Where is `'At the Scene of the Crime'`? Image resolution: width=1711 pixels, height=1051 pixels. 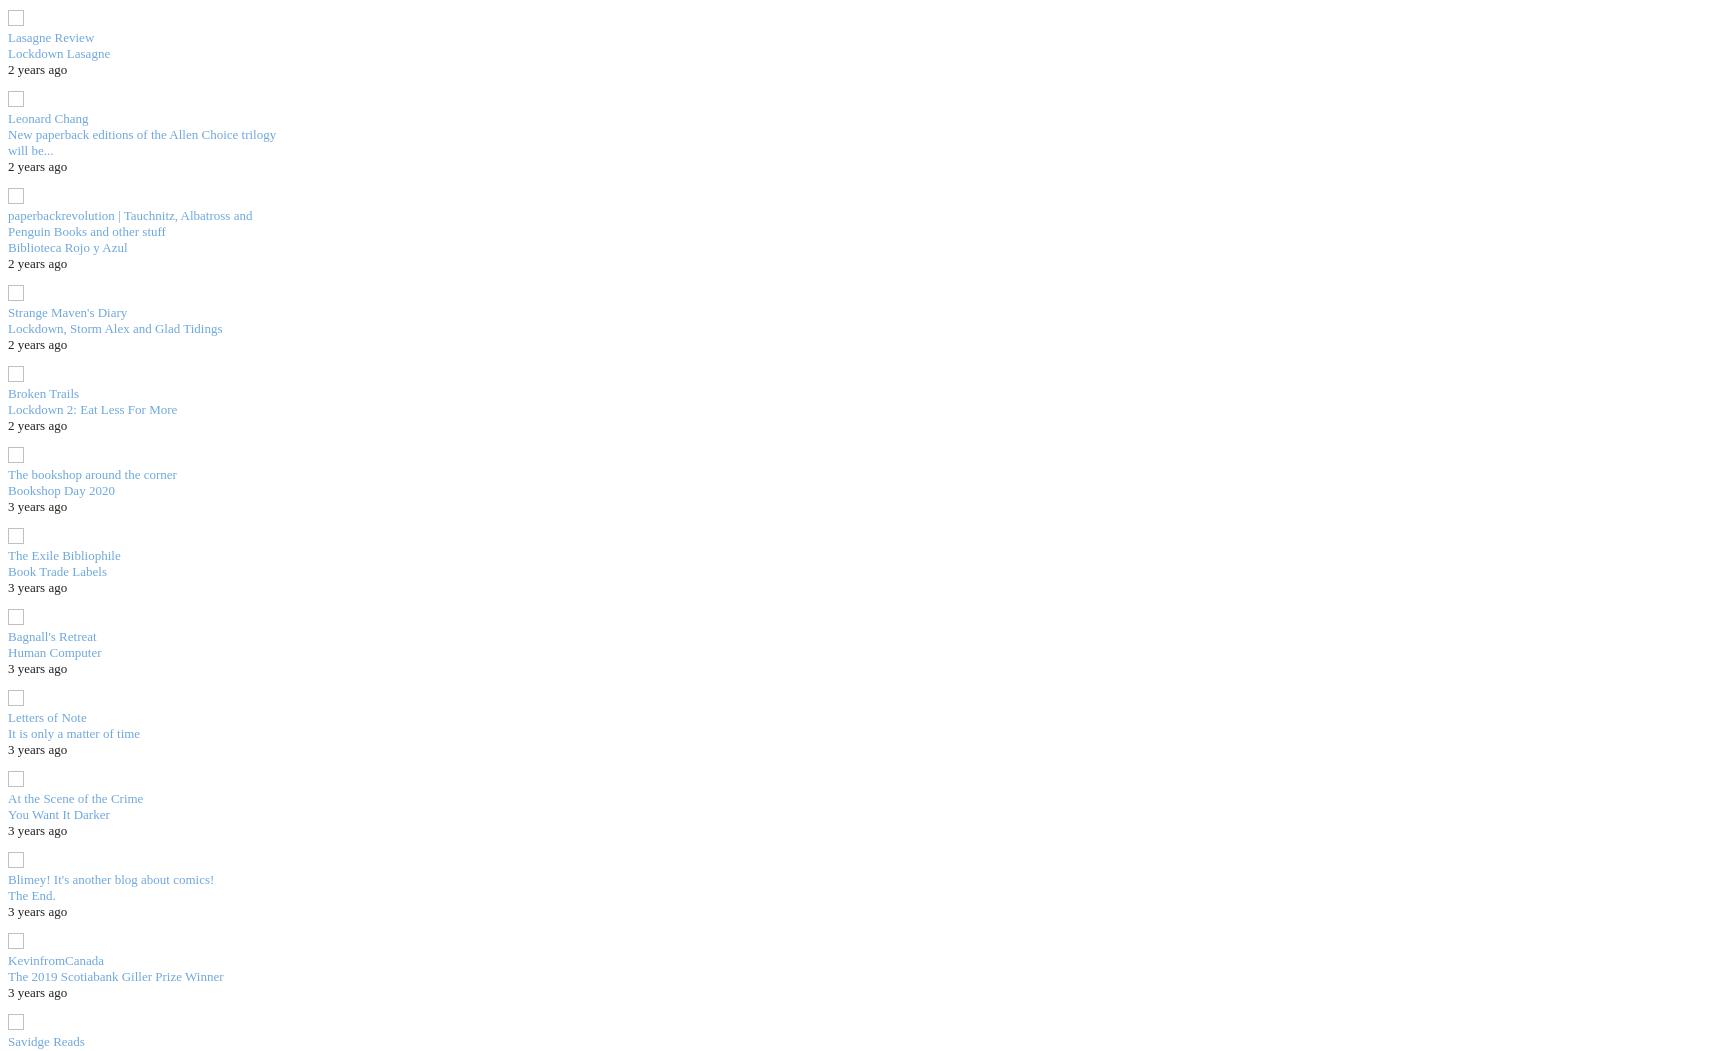 'At the Scene of the Crime' is located at coordinates (7, 796).